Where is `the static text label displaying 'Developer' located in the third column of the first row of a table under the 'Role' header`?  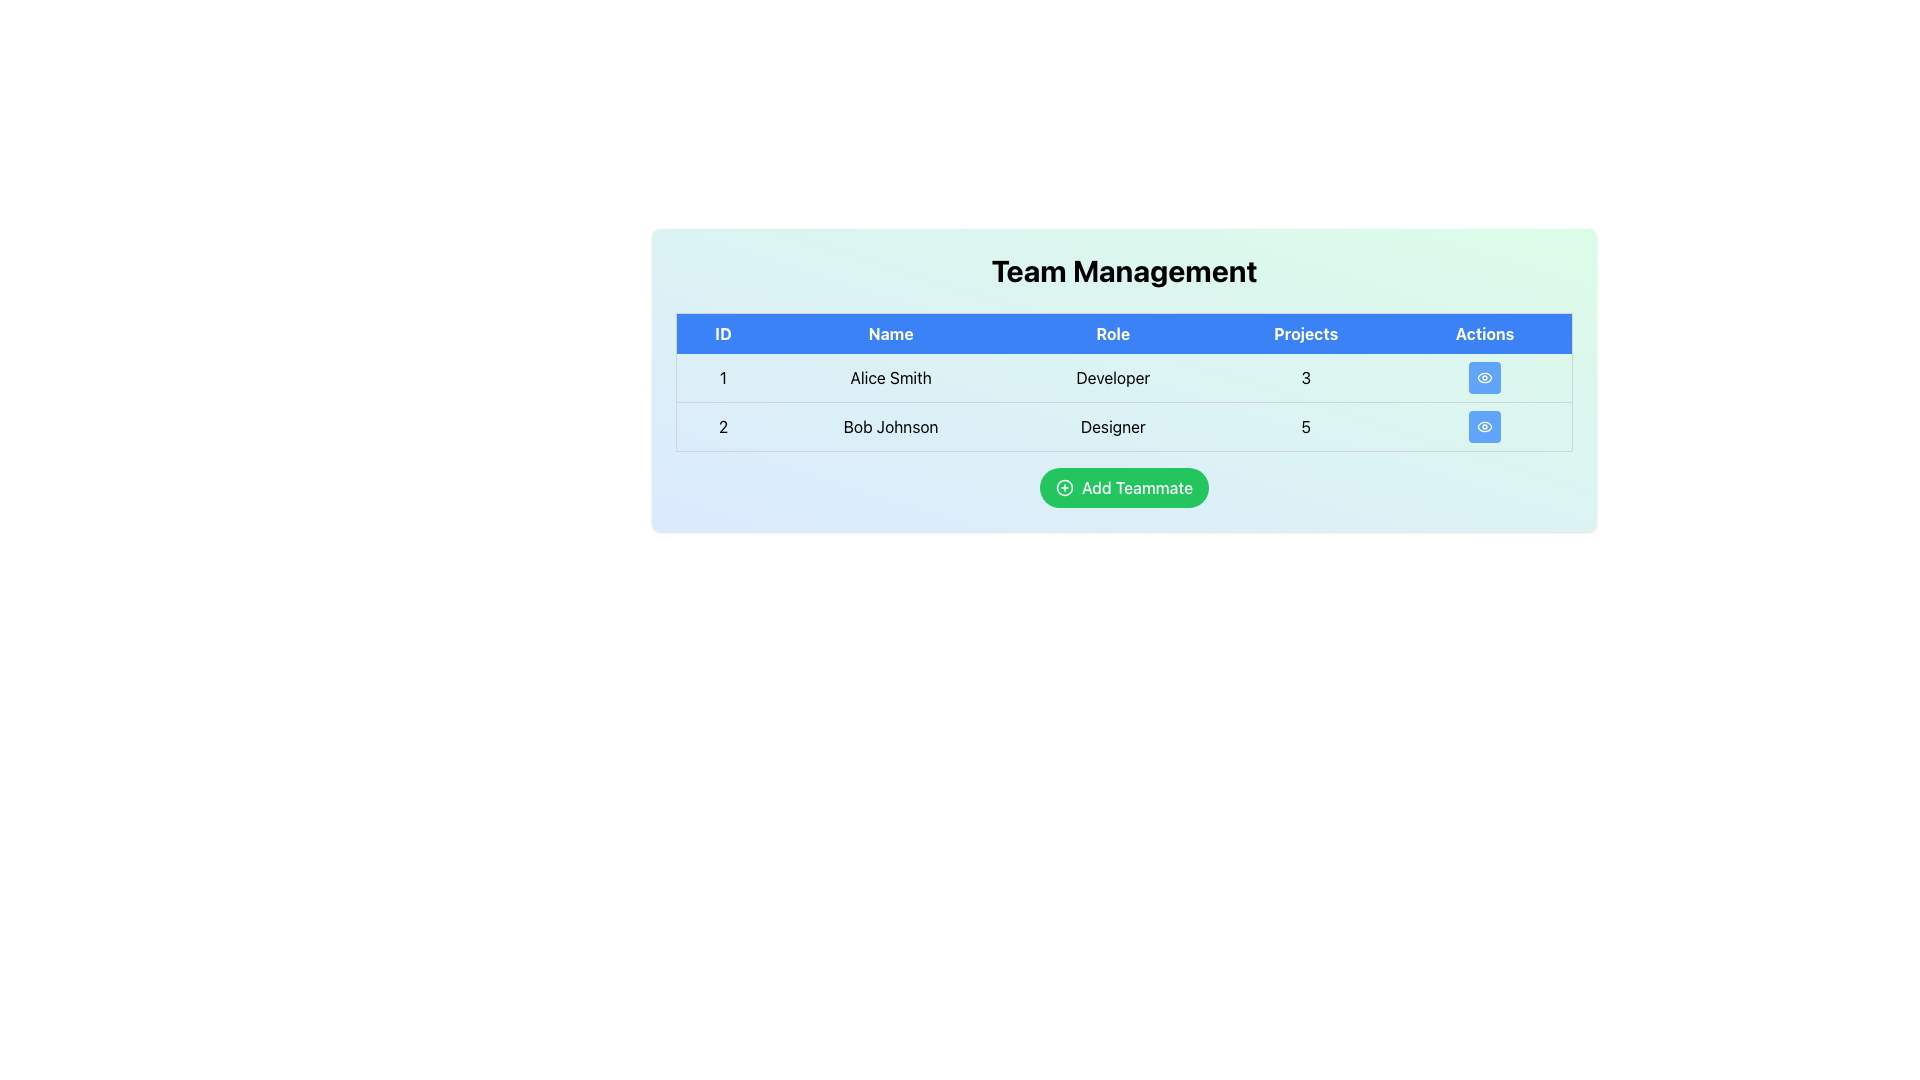
the static text label displaying 'Developer' located in the third column of the first row of a table under the 'Role' header is located at coordinates (1112, 378).